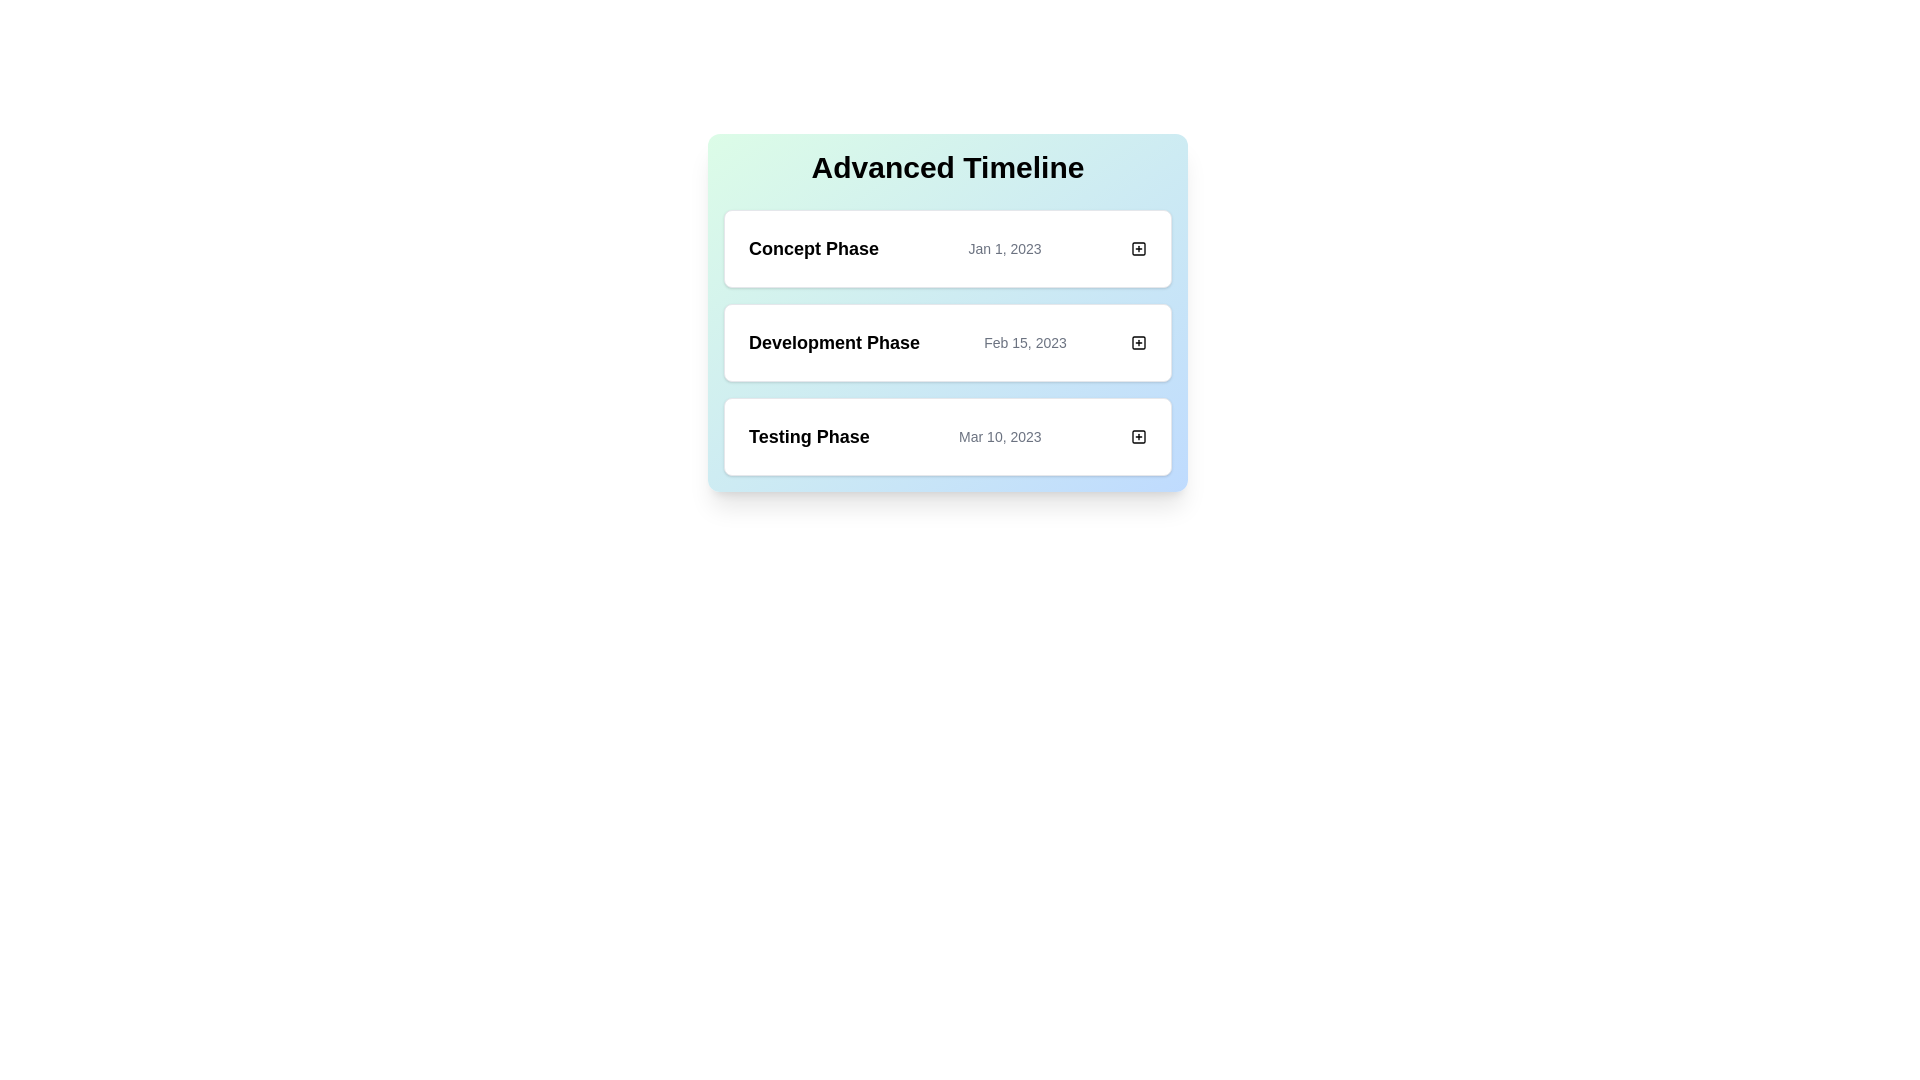 Image resolution: width=1920 pixels, height=1080 pixels. I want to click on the text label displaying the date 'Jan 1, 2023', which is part of the first timeline entry row, positioned between 'Concept Phase' and a plus icon, so click(1004, 248).